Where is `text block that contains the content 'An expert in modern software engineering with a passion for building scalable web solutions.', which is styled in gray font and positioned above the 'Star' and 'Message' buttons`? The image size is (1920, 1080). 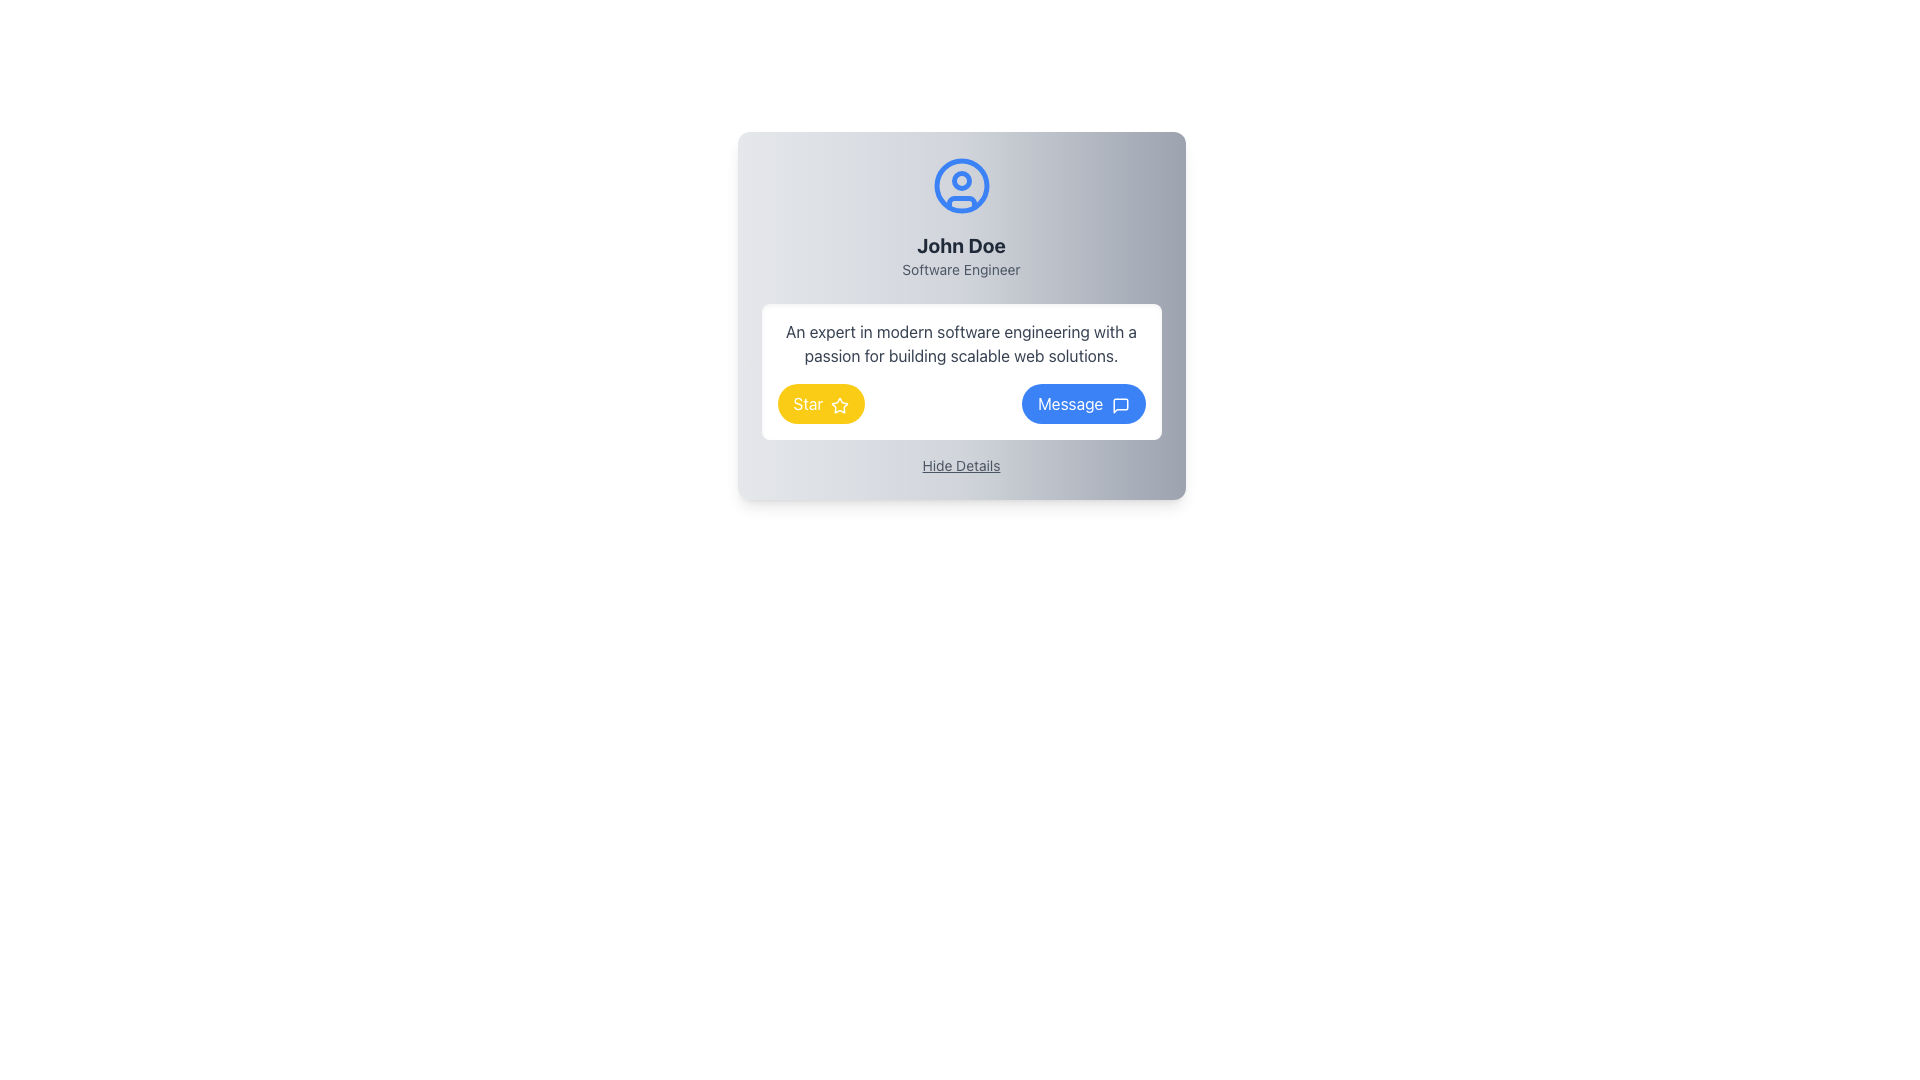
text block that contains the content 'An expert in modern software engineering with a passion for building scalable web solutions.', which is styled in gray font and positioned above the 'Star' and 'Message' buttons is located at coordinates (961, 342).